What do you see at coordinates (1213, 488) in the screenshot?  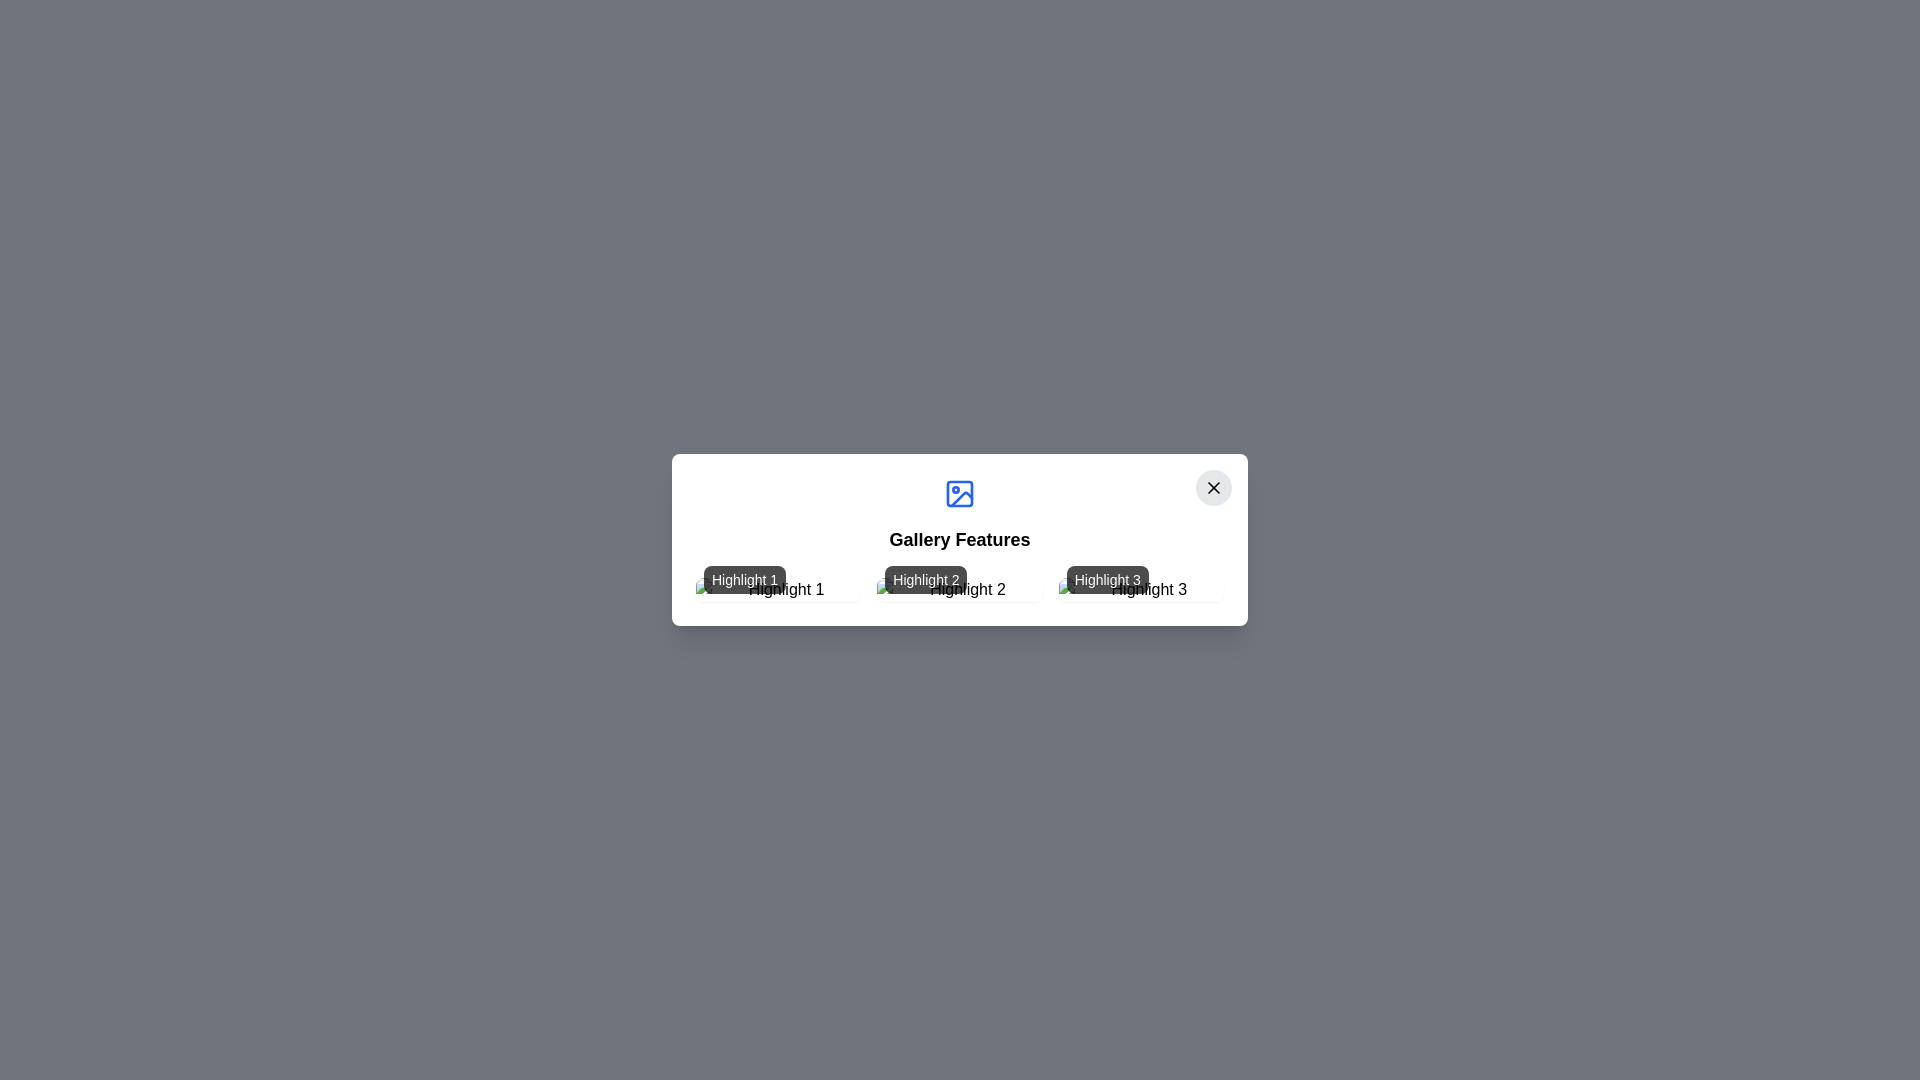 I see `the close button to close the dialog` at bounding box center [1213, 488].